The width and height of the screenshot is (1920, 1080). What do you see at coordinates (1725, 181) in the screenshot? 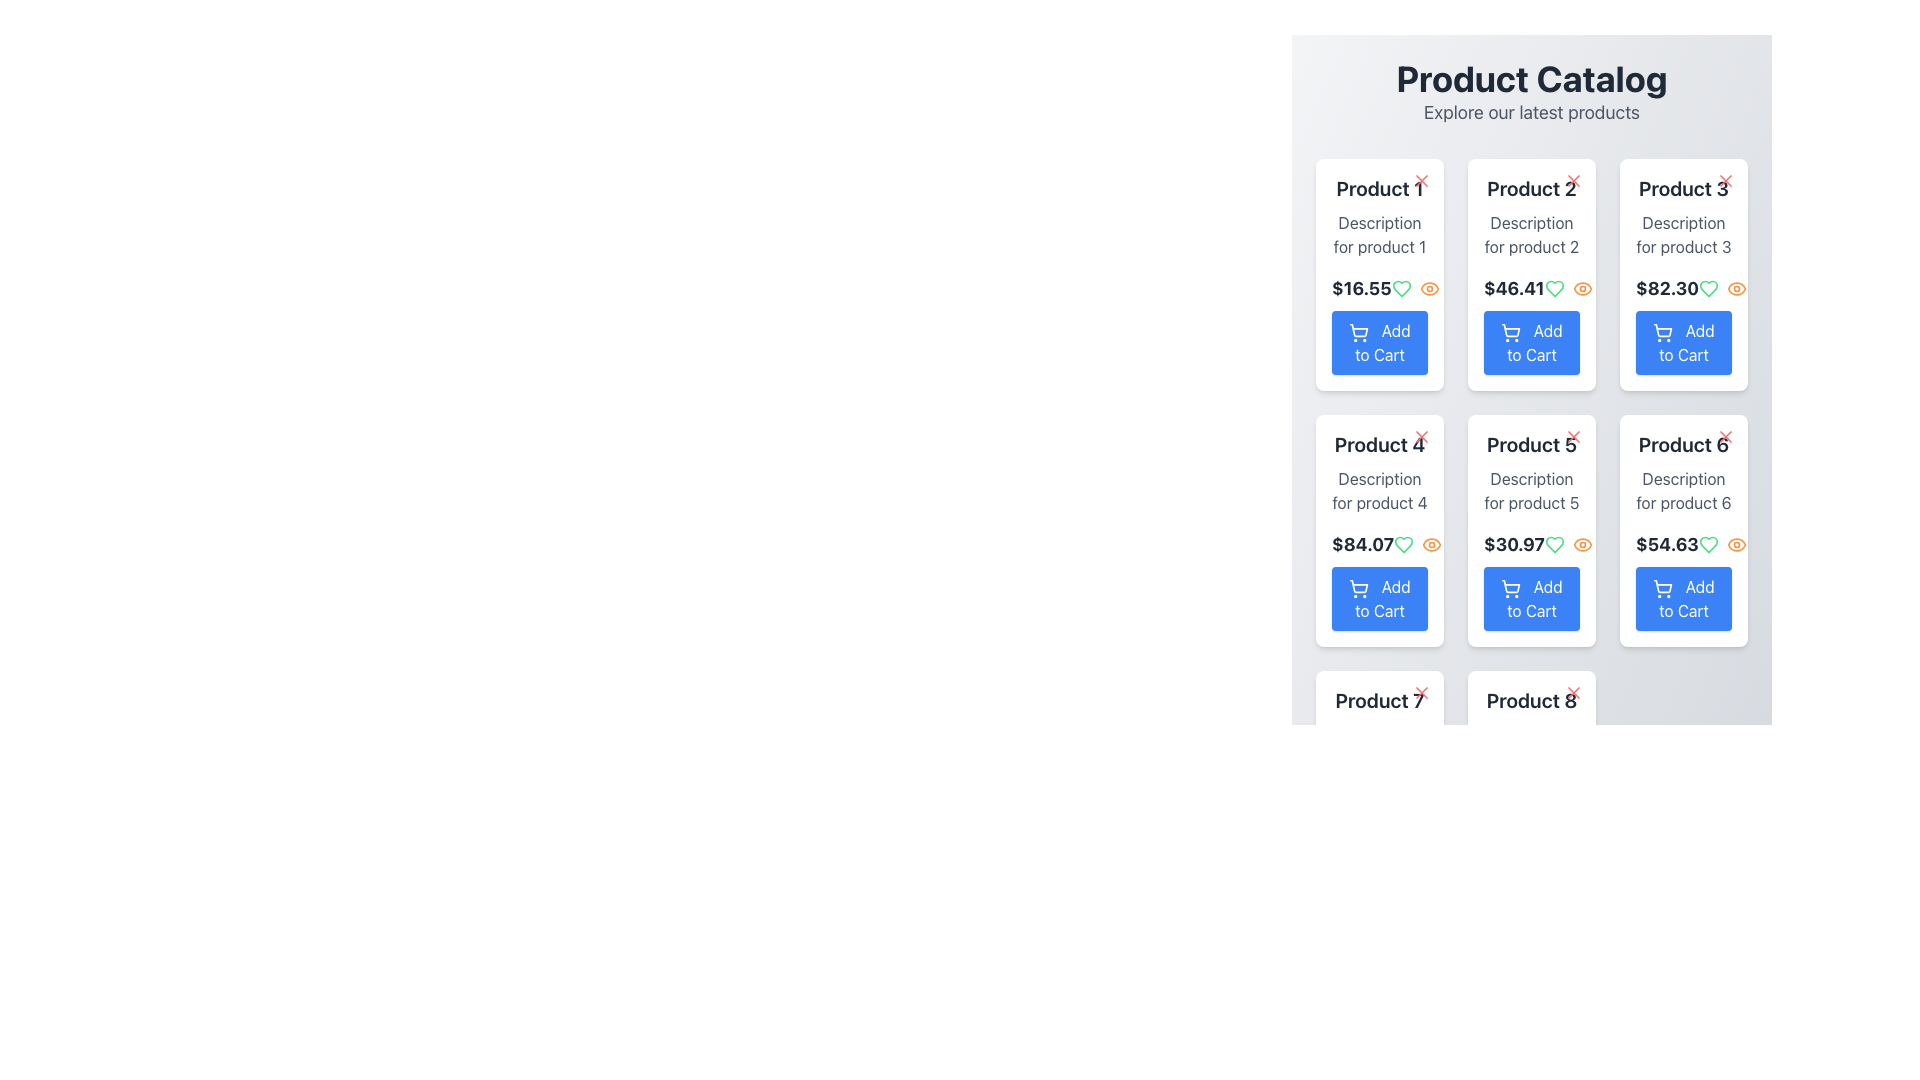
I see `the 'X' close button on the 'Product 3' card in the 'Product Catalog' to change its appearance` at bounding box center [1725, 181].